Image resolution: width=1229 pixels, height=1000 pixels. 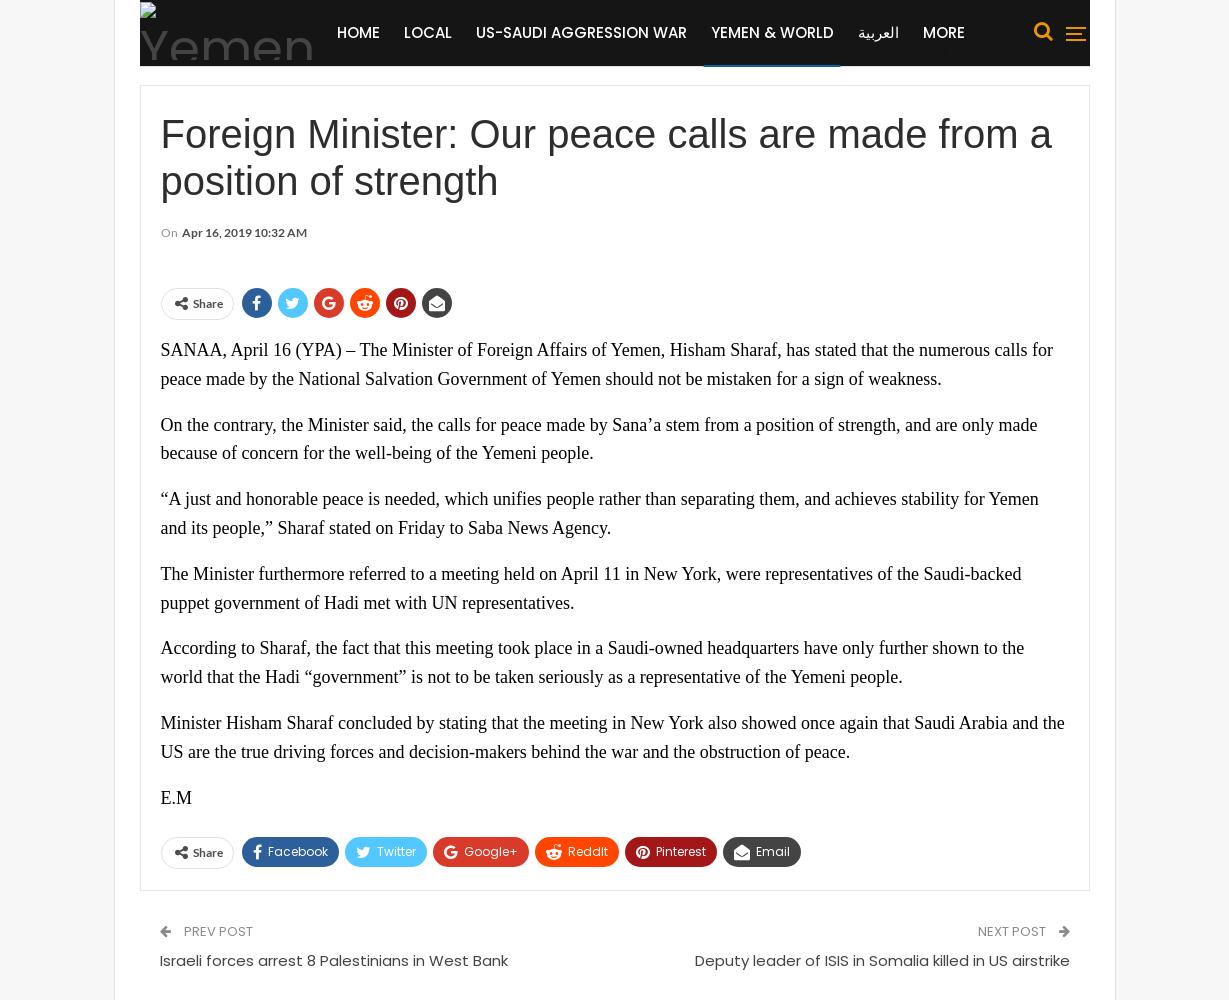 What do you see at coordinates (753, 850) in the screenshot?
I see `'Email'` at bounding box center [753, 850].